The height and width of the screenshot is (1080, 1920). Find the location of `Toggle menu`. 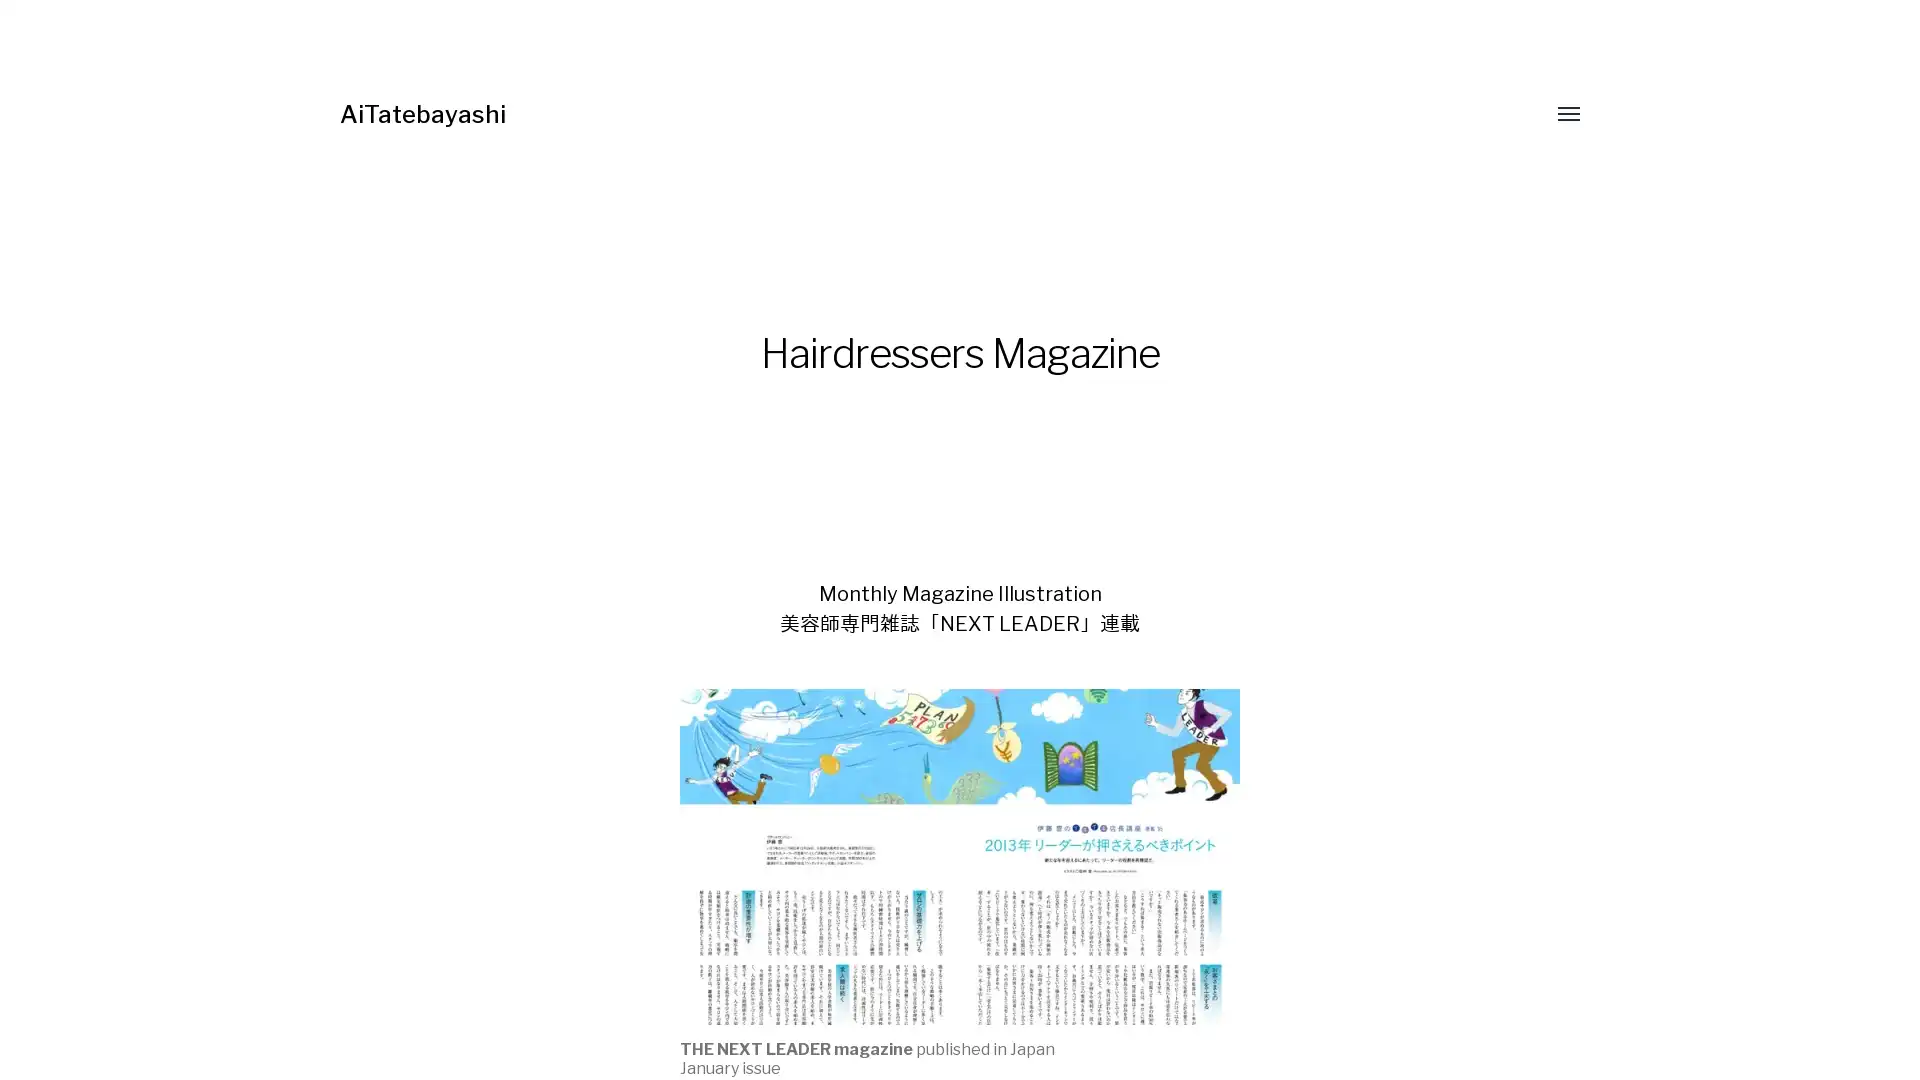

Toggle menu is located at coordinates (1554, 114).